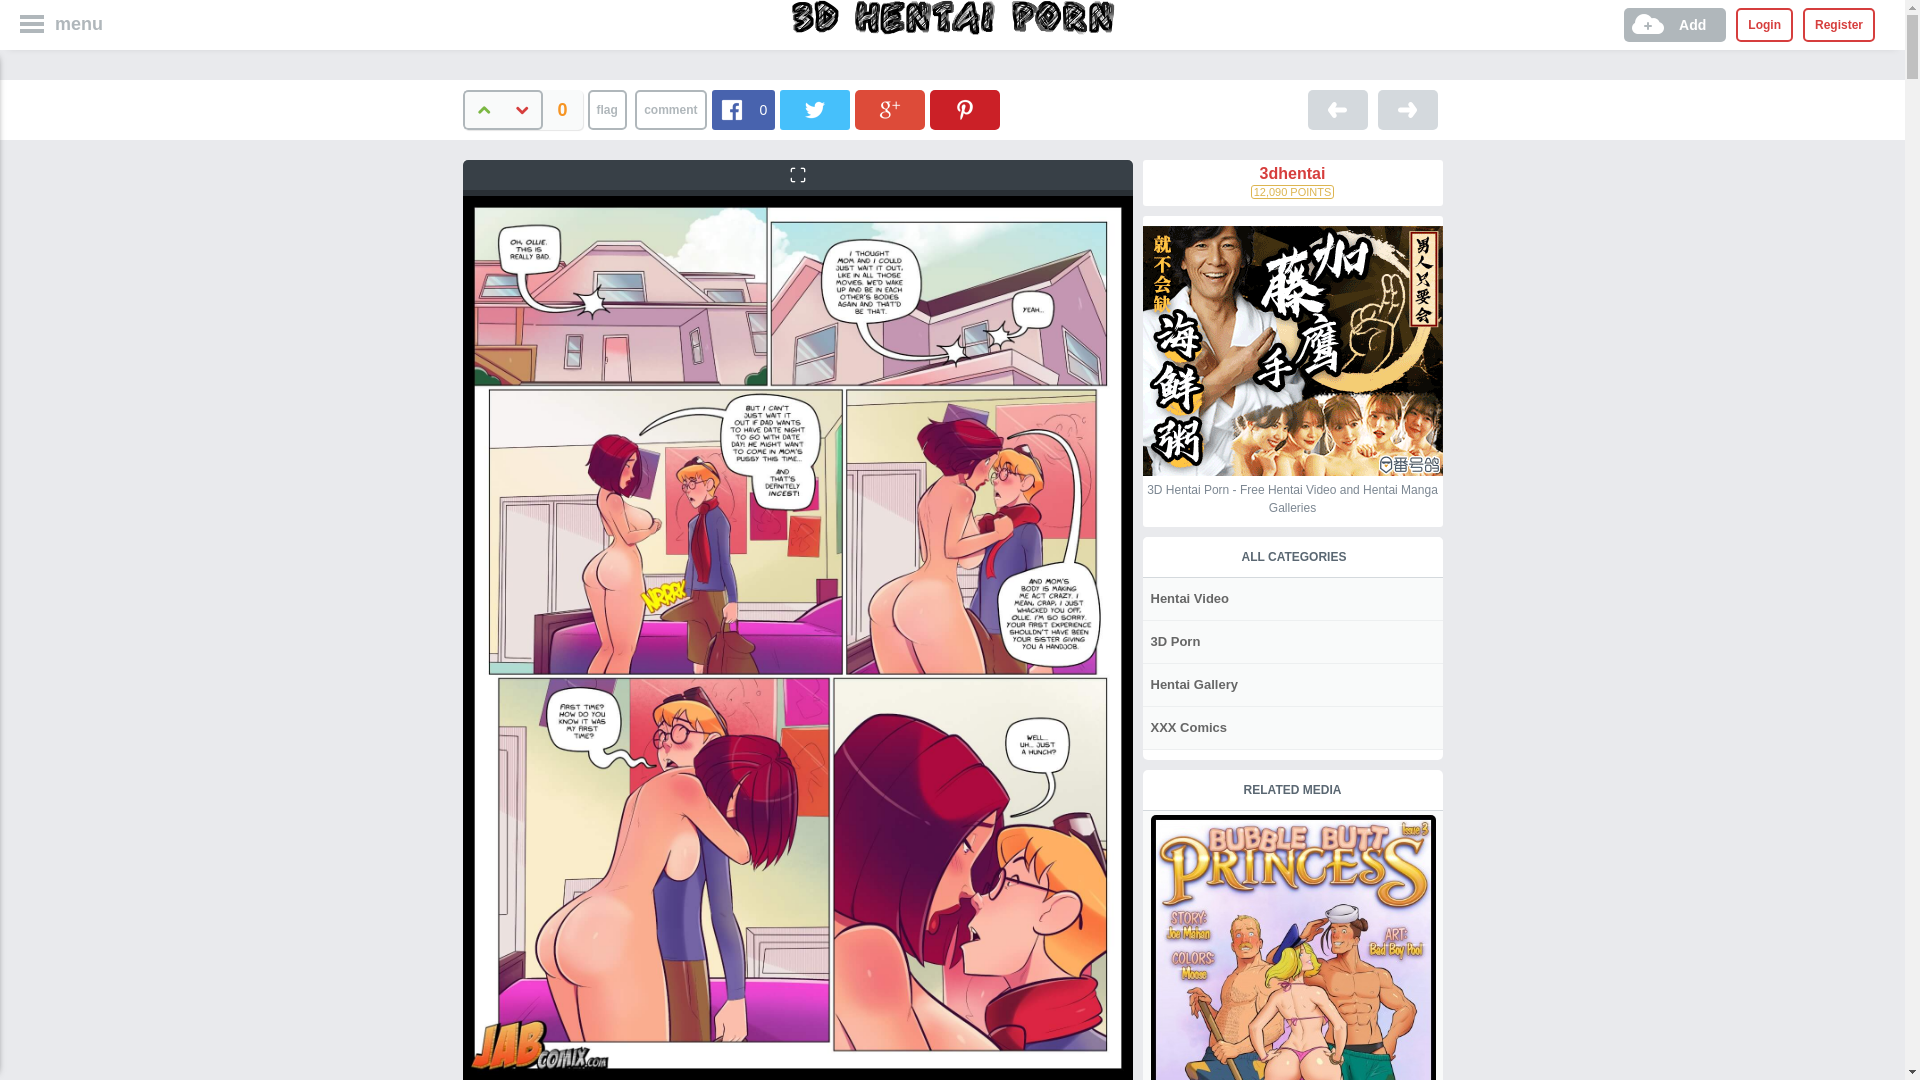  I want to click on 'ALL CATEGORIES', so click(1292, 556).